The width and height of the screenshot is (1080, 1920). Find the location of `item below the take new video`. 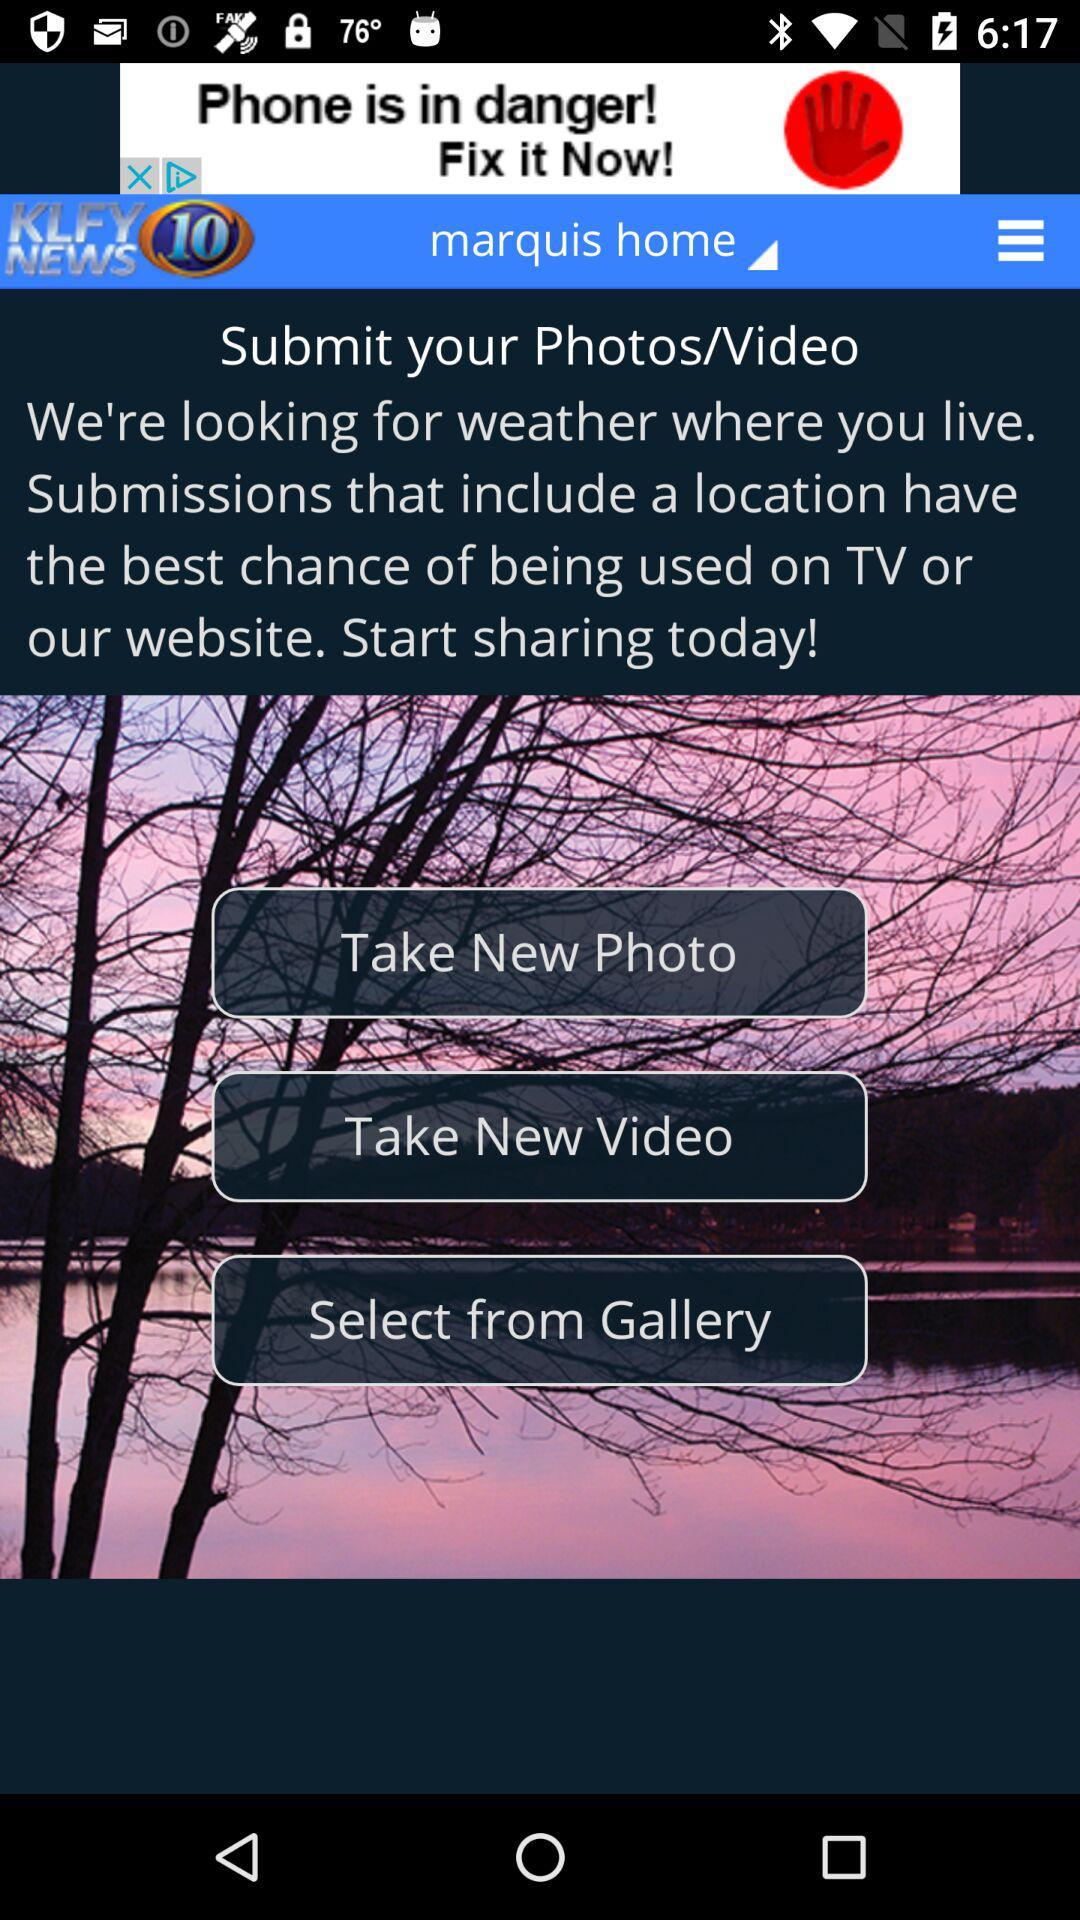

item below the take new video is located at coordinates (538, 1320).